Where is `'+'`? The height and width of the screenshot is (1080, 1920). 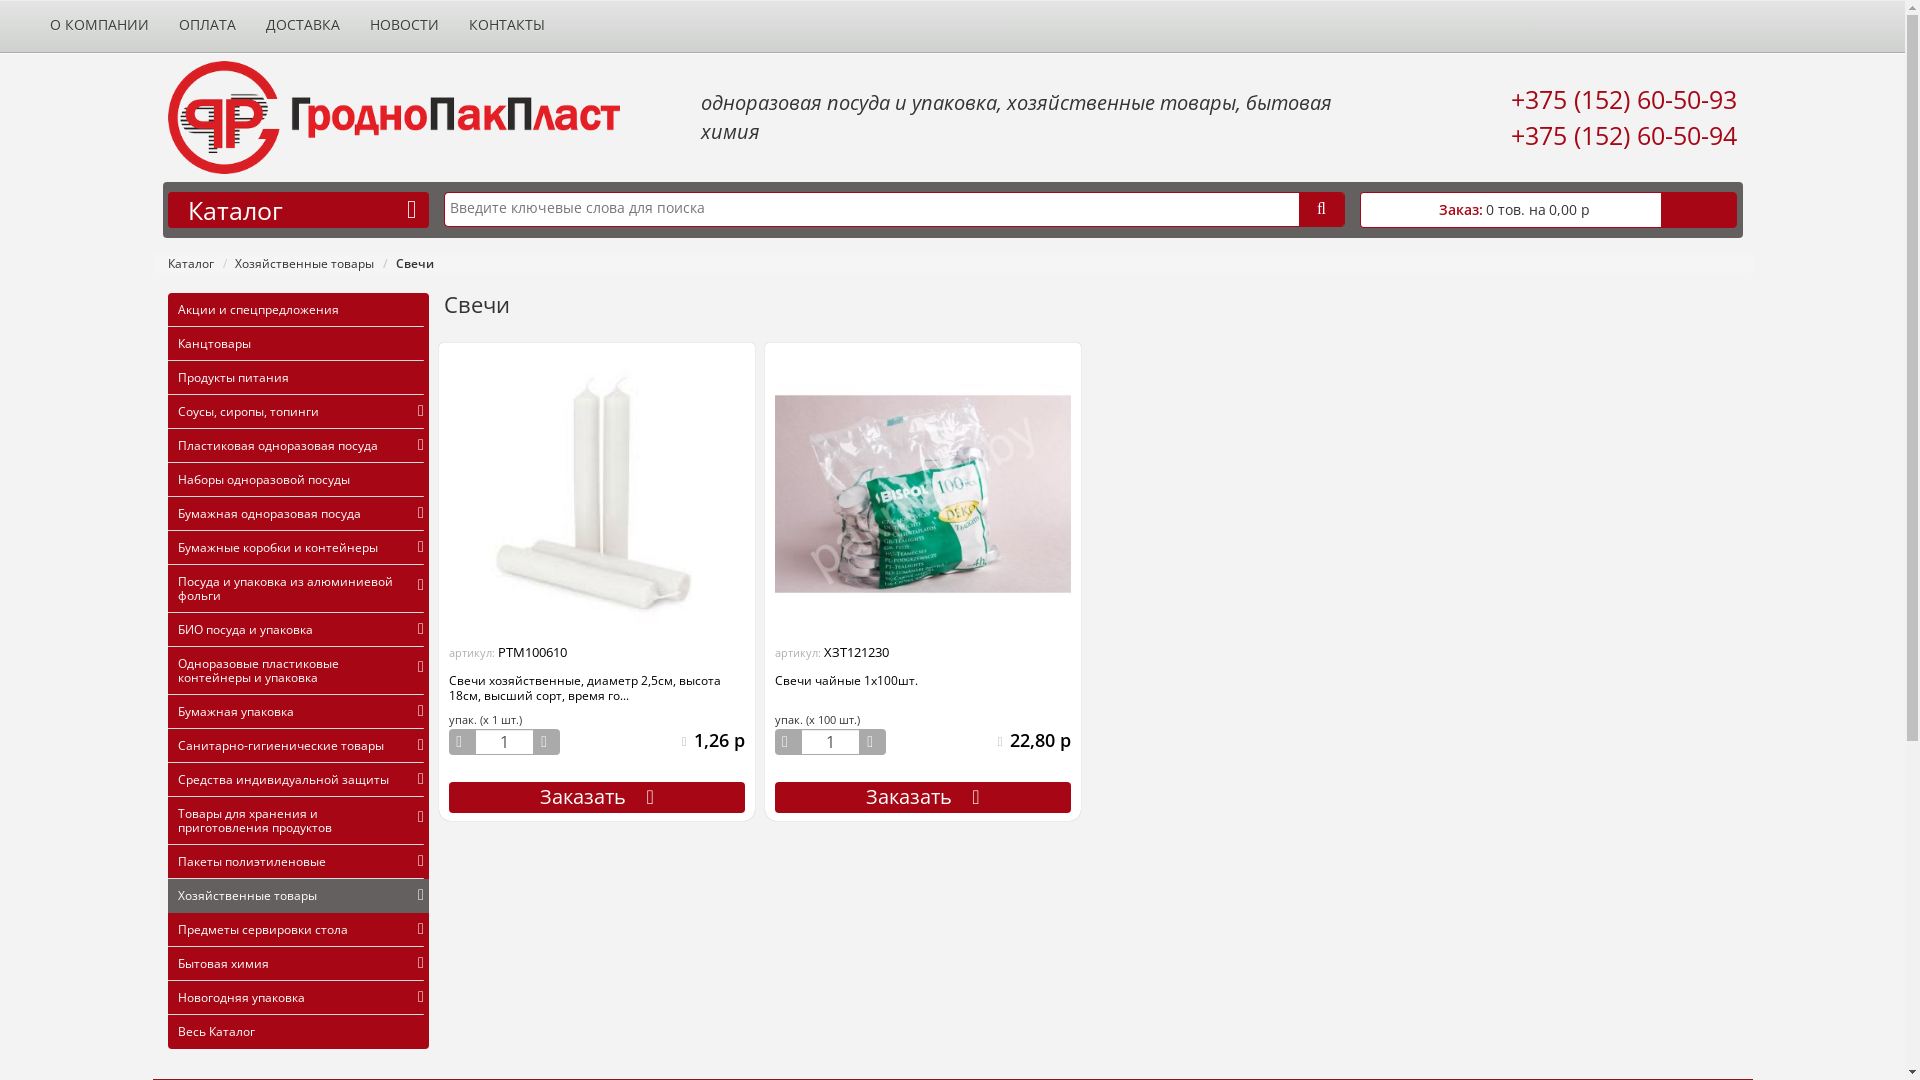 '+' is located at coordinates (547, 741).